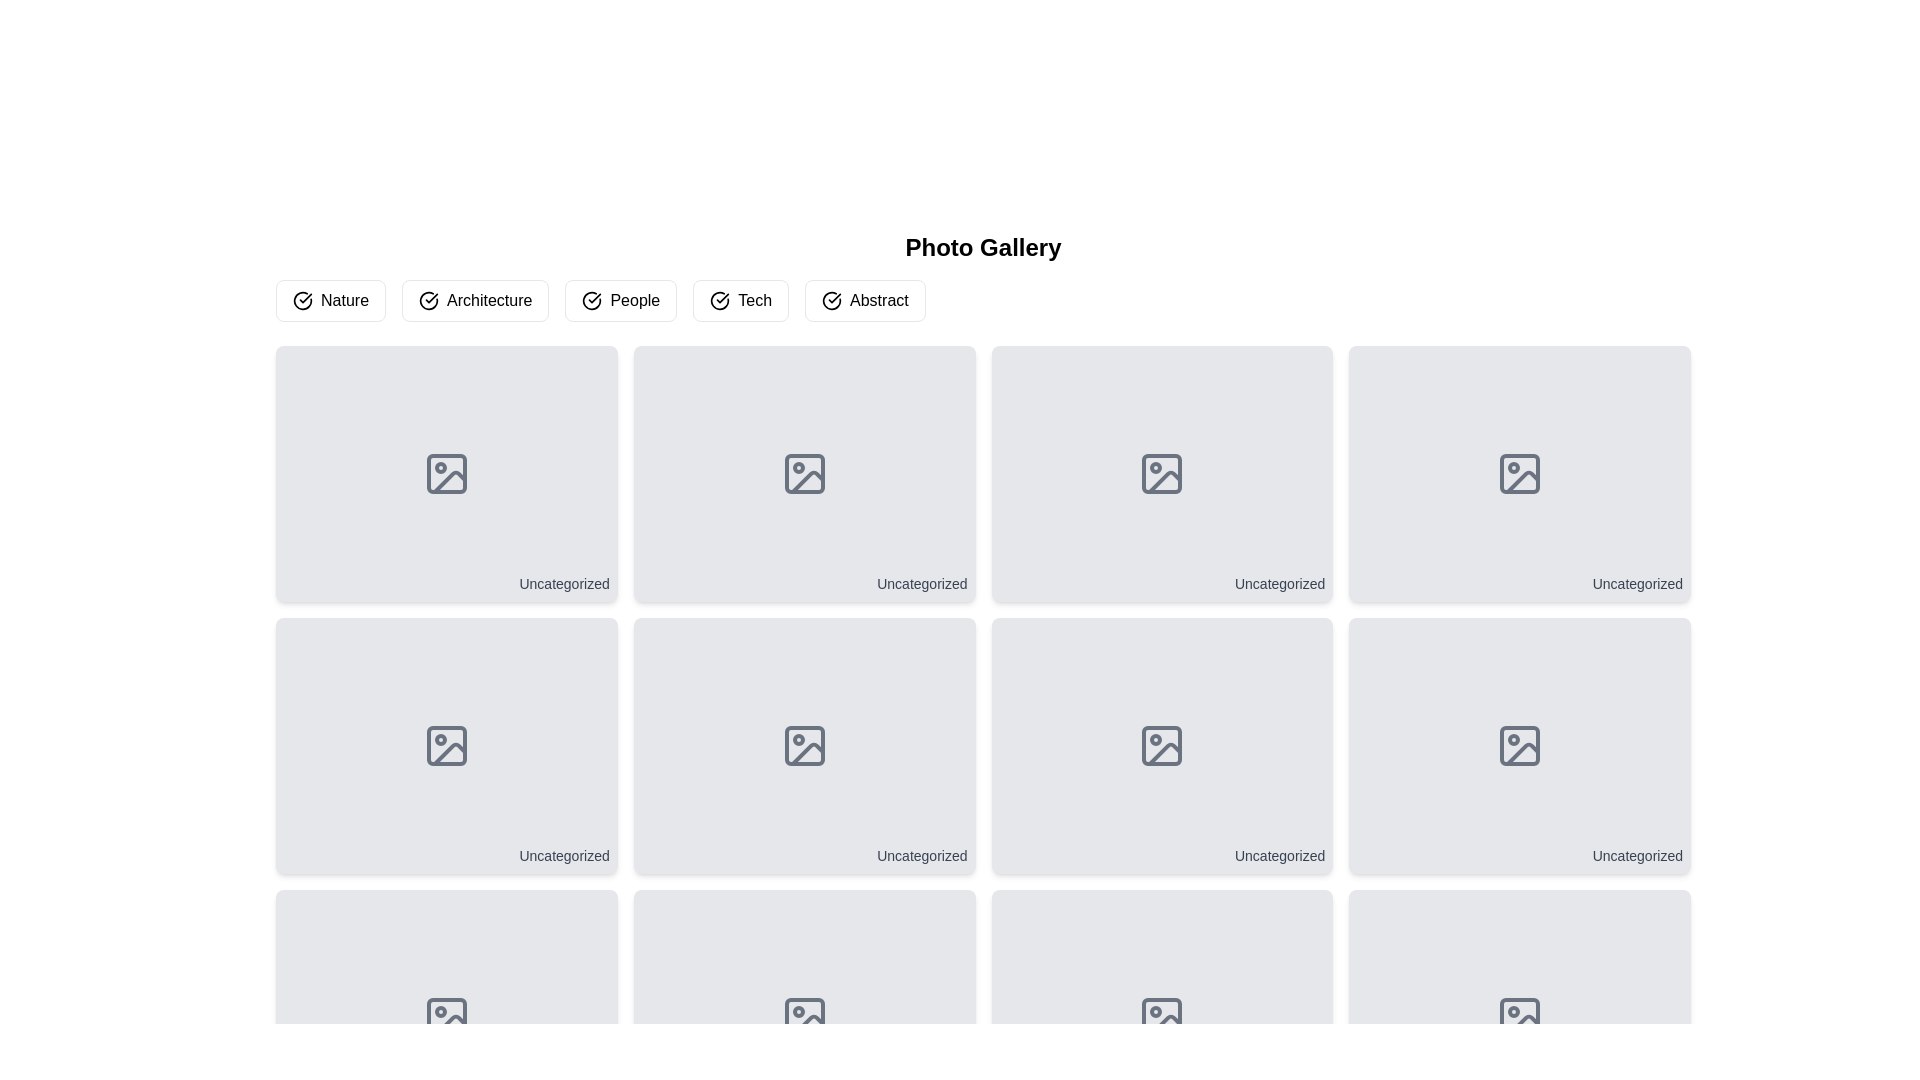  I want to click on the icon element resembling a photo outline, which is located in the bottom-right grid cell of the photo gallery layout labeled 'Uncategorized', so click(804, 1018).